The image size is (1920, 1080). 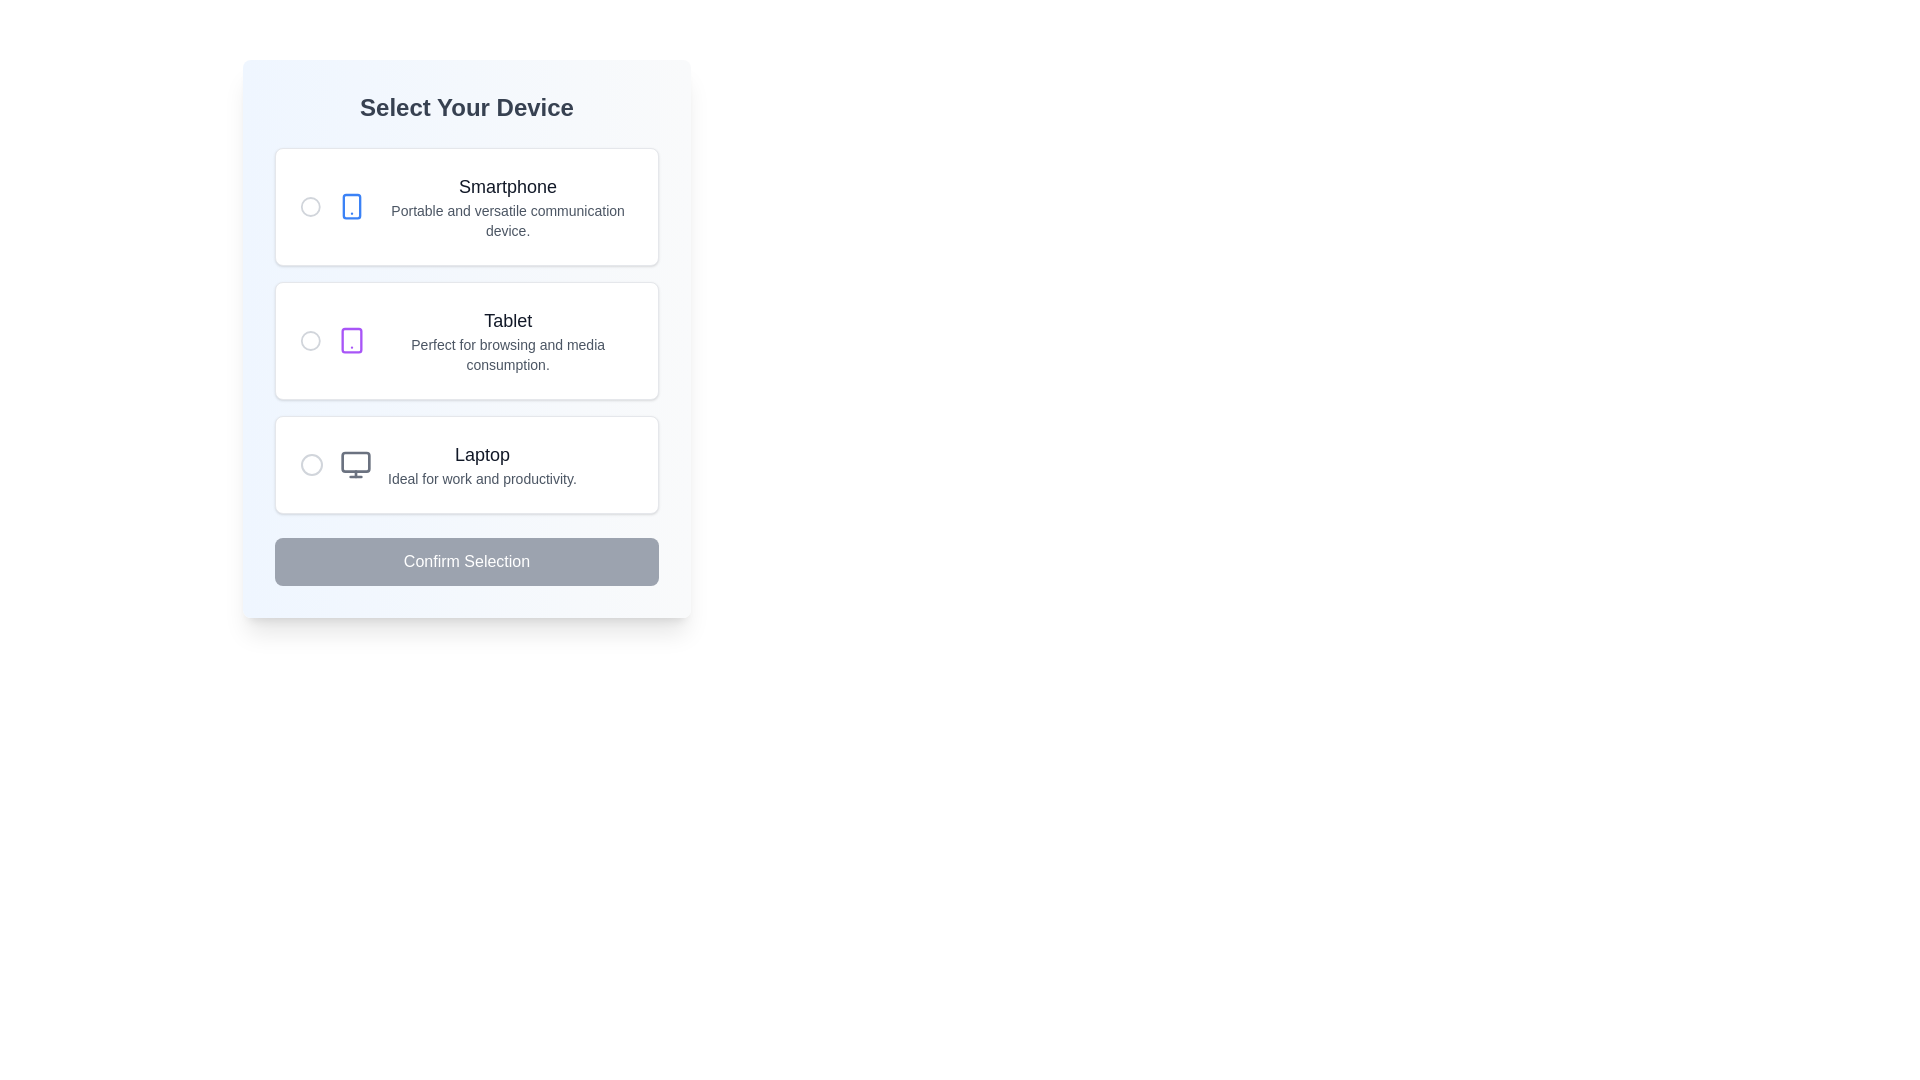 What do you see at coordinates (508, 353) in the screenshot?
I see `the Text label that provides additional descriptive information about the Tablet option in the selection list, located beneath the title 'Tablet'` at bounding box center [508, 353].